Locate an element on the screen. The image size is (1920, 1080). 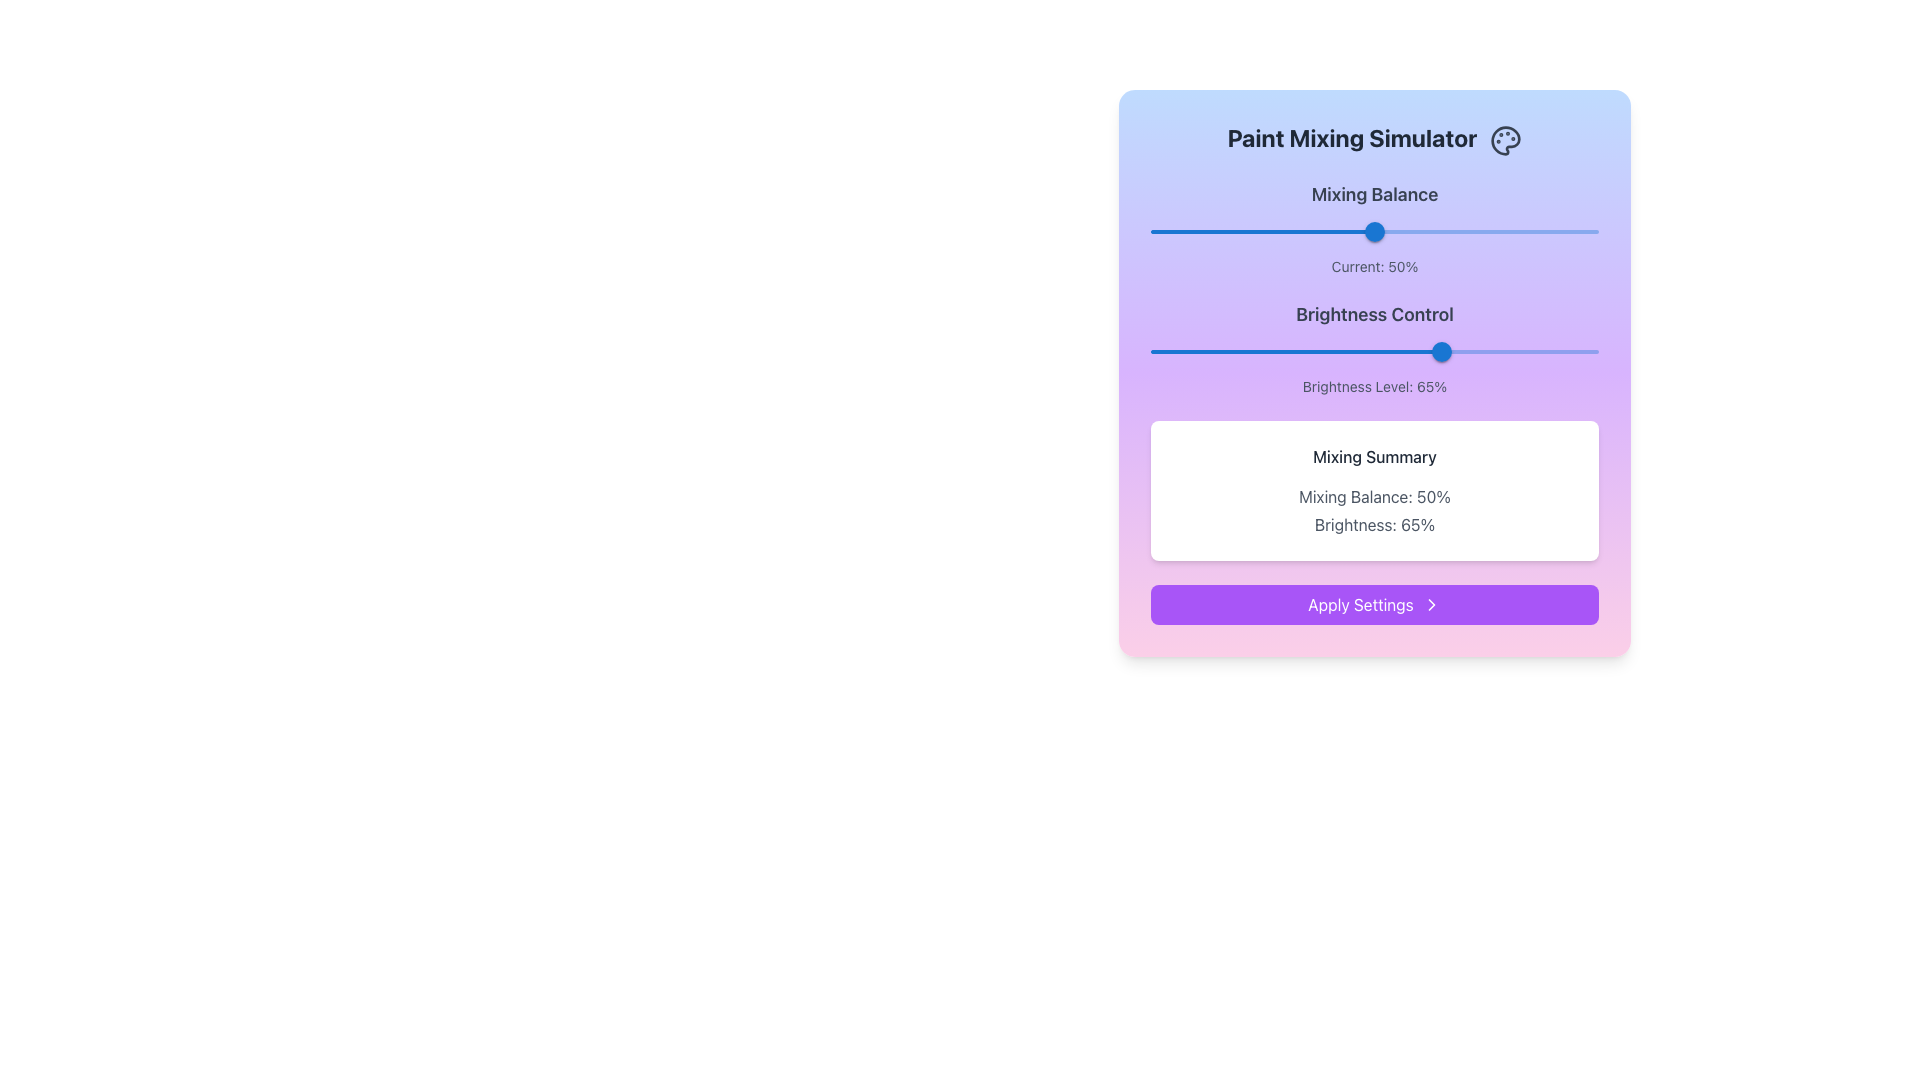
the 'Apply Settings' button located at the bottom section of the 'Paint Mixing Simulator' card to confirm and apply the current configuration values is located at coordinates (1373, 603).